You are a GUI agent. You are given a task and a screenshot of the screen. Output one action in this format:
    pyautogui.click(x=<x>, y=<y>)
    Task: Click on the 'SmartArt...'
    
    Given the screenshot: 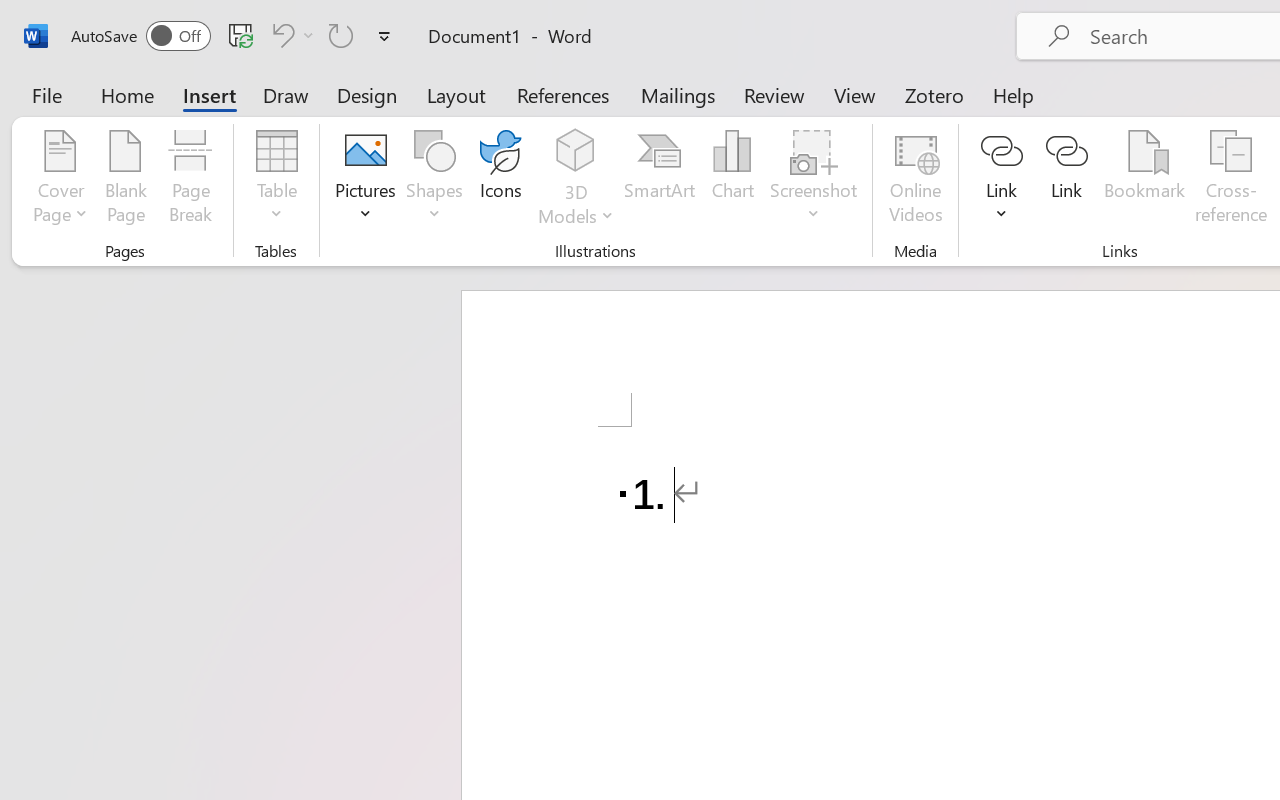 What is the action you would take?
    pyautogui.click(x=659, y=179)
    